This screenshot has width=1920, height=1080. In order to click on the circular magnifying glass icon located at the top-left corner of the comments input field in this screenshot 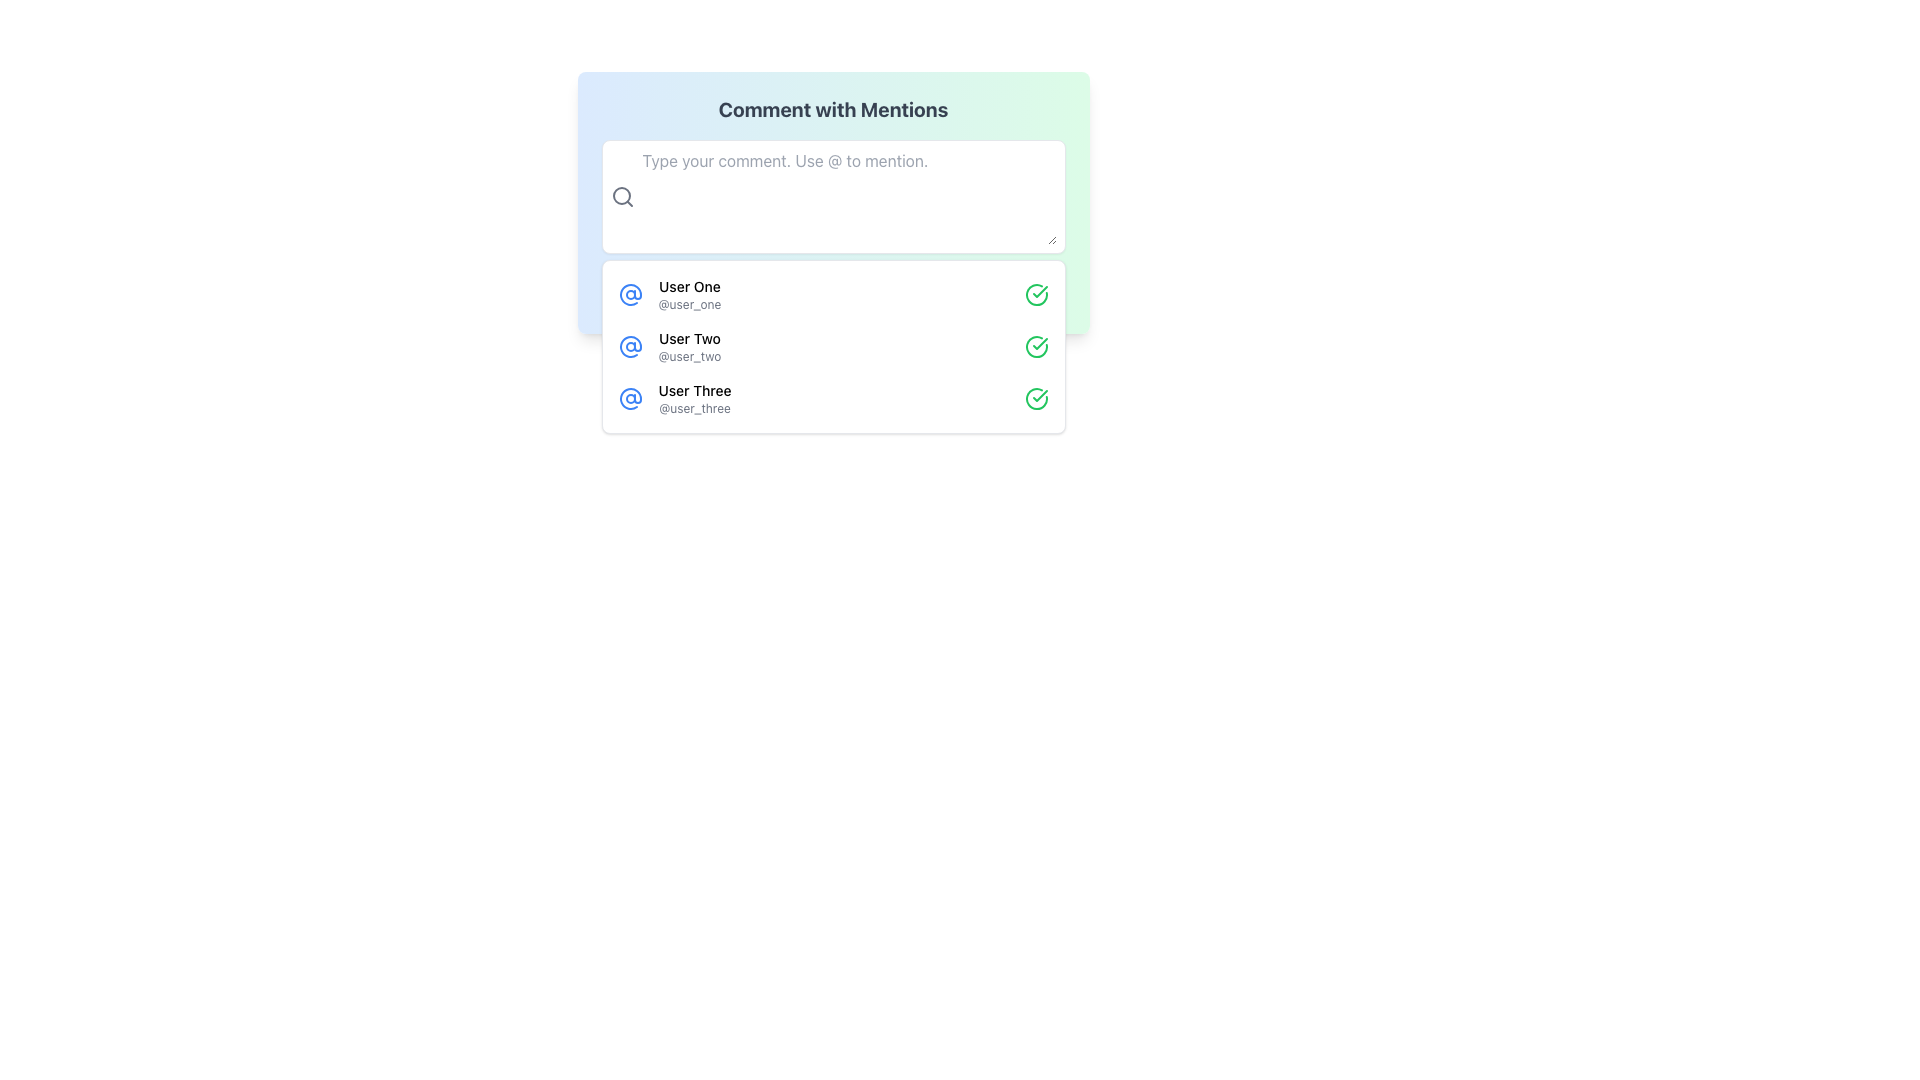, I will do `click(620, 196)`.